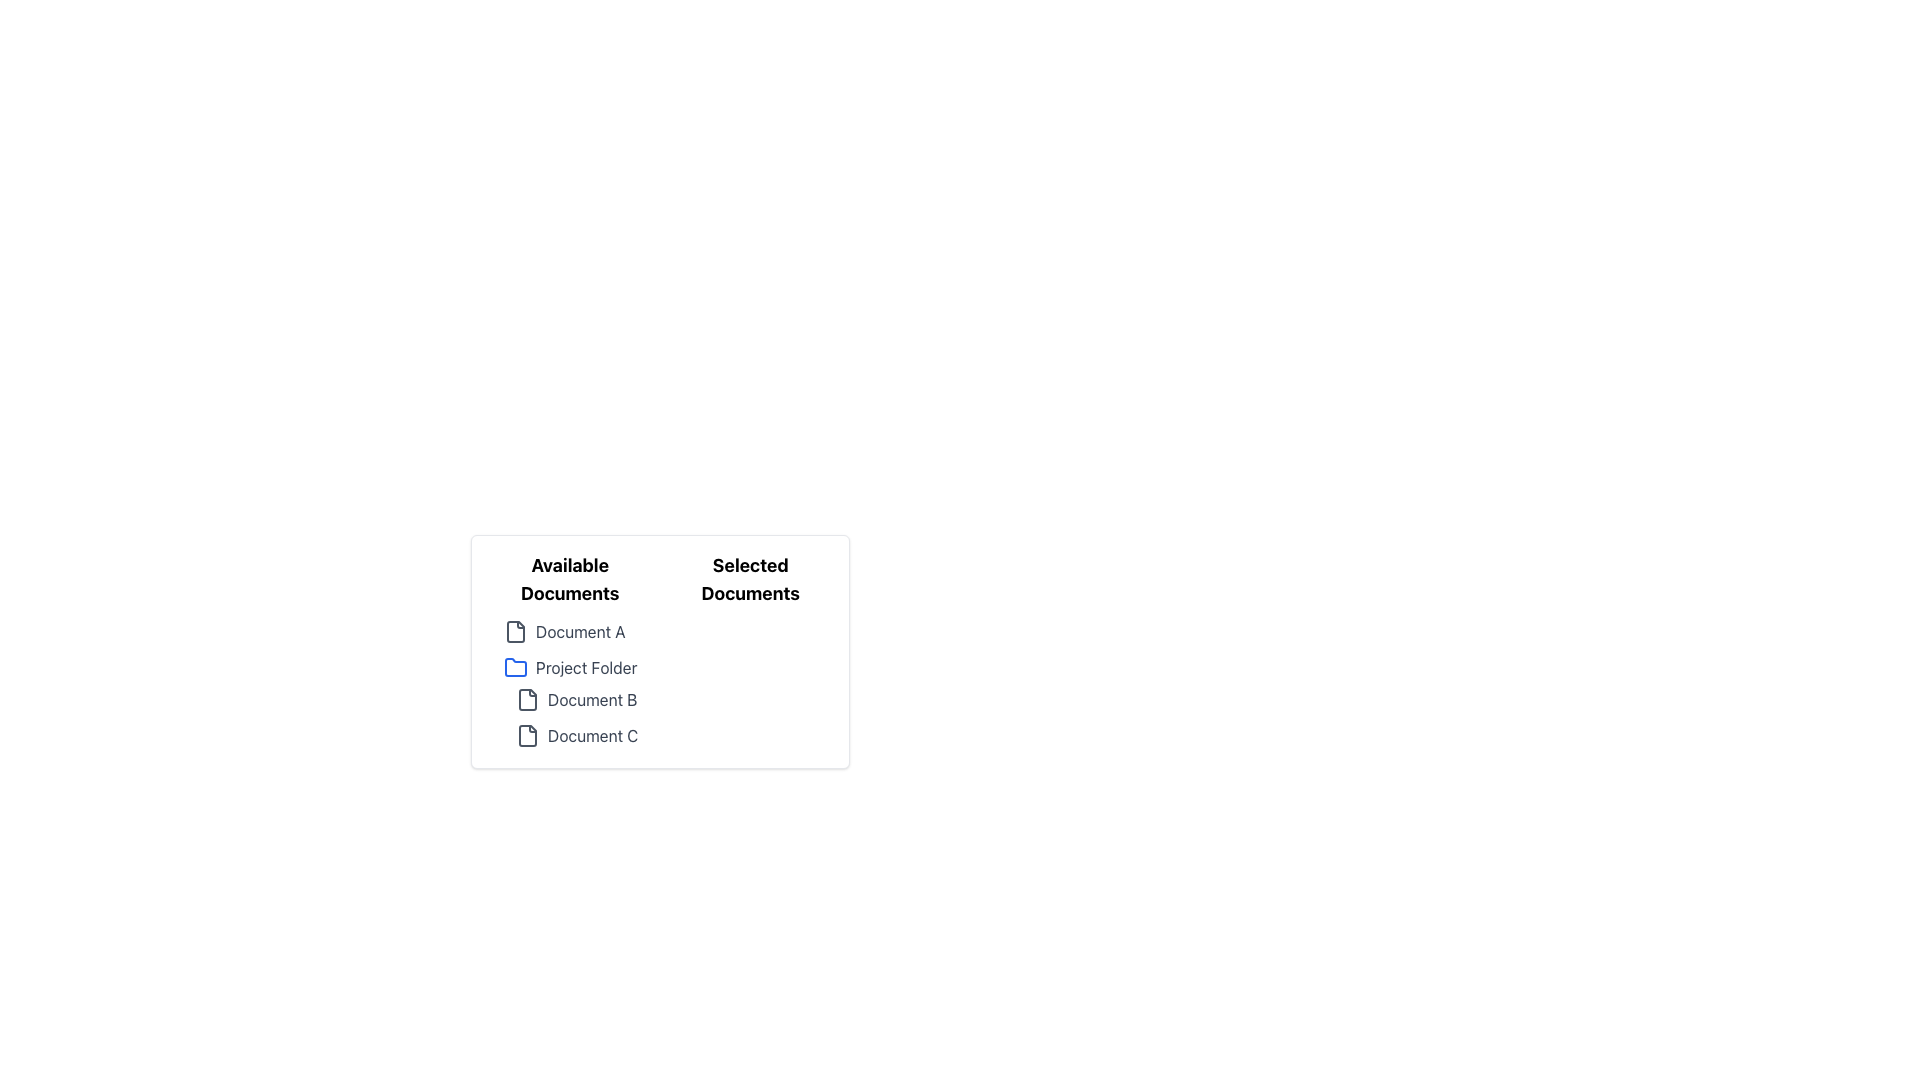  What do you see at coordinates (528, 736) in the screenshot?
I see `the icon representing 'Document C' that is located at the bottom of the 'Available Documents' list` at bounding box center [528, 736].